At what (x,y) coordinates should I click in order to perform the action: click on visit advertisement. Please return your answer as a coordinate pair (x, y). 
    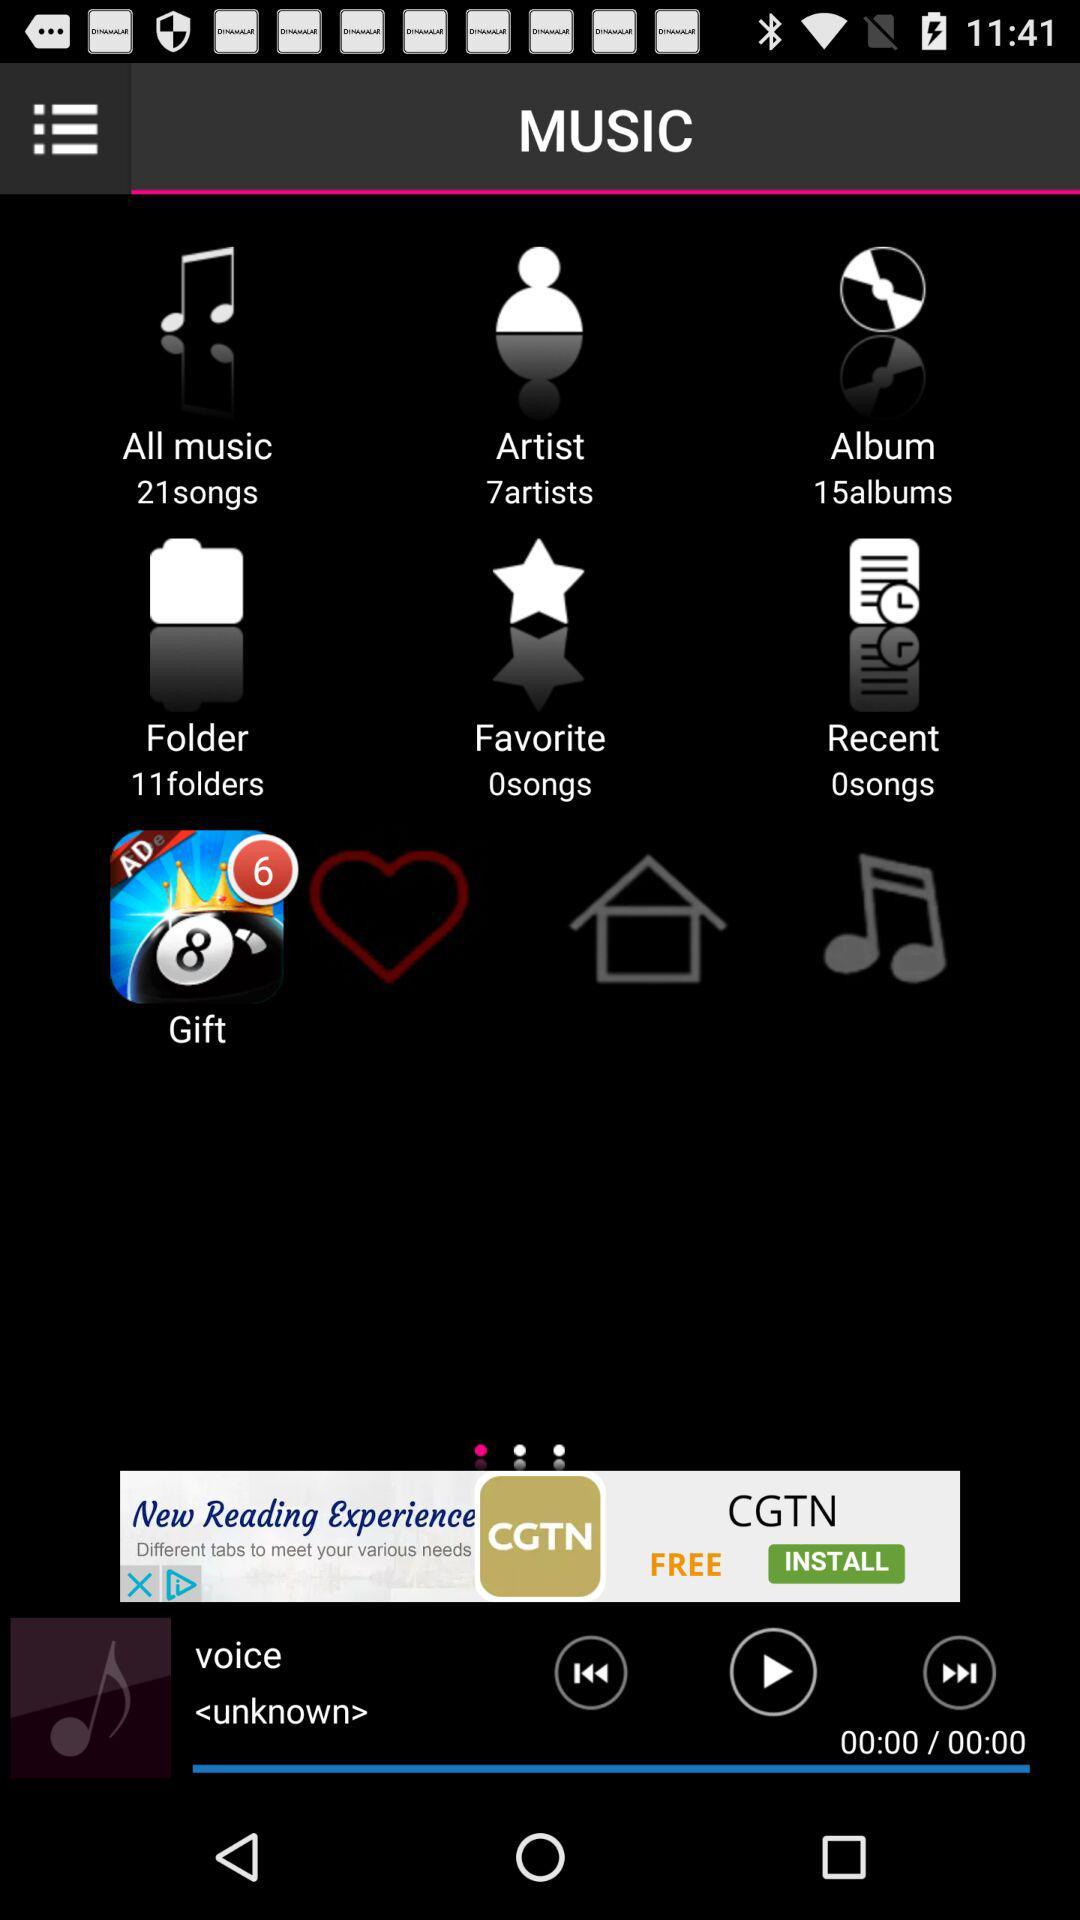
    Looking at the image, I should click on (540, 1535).